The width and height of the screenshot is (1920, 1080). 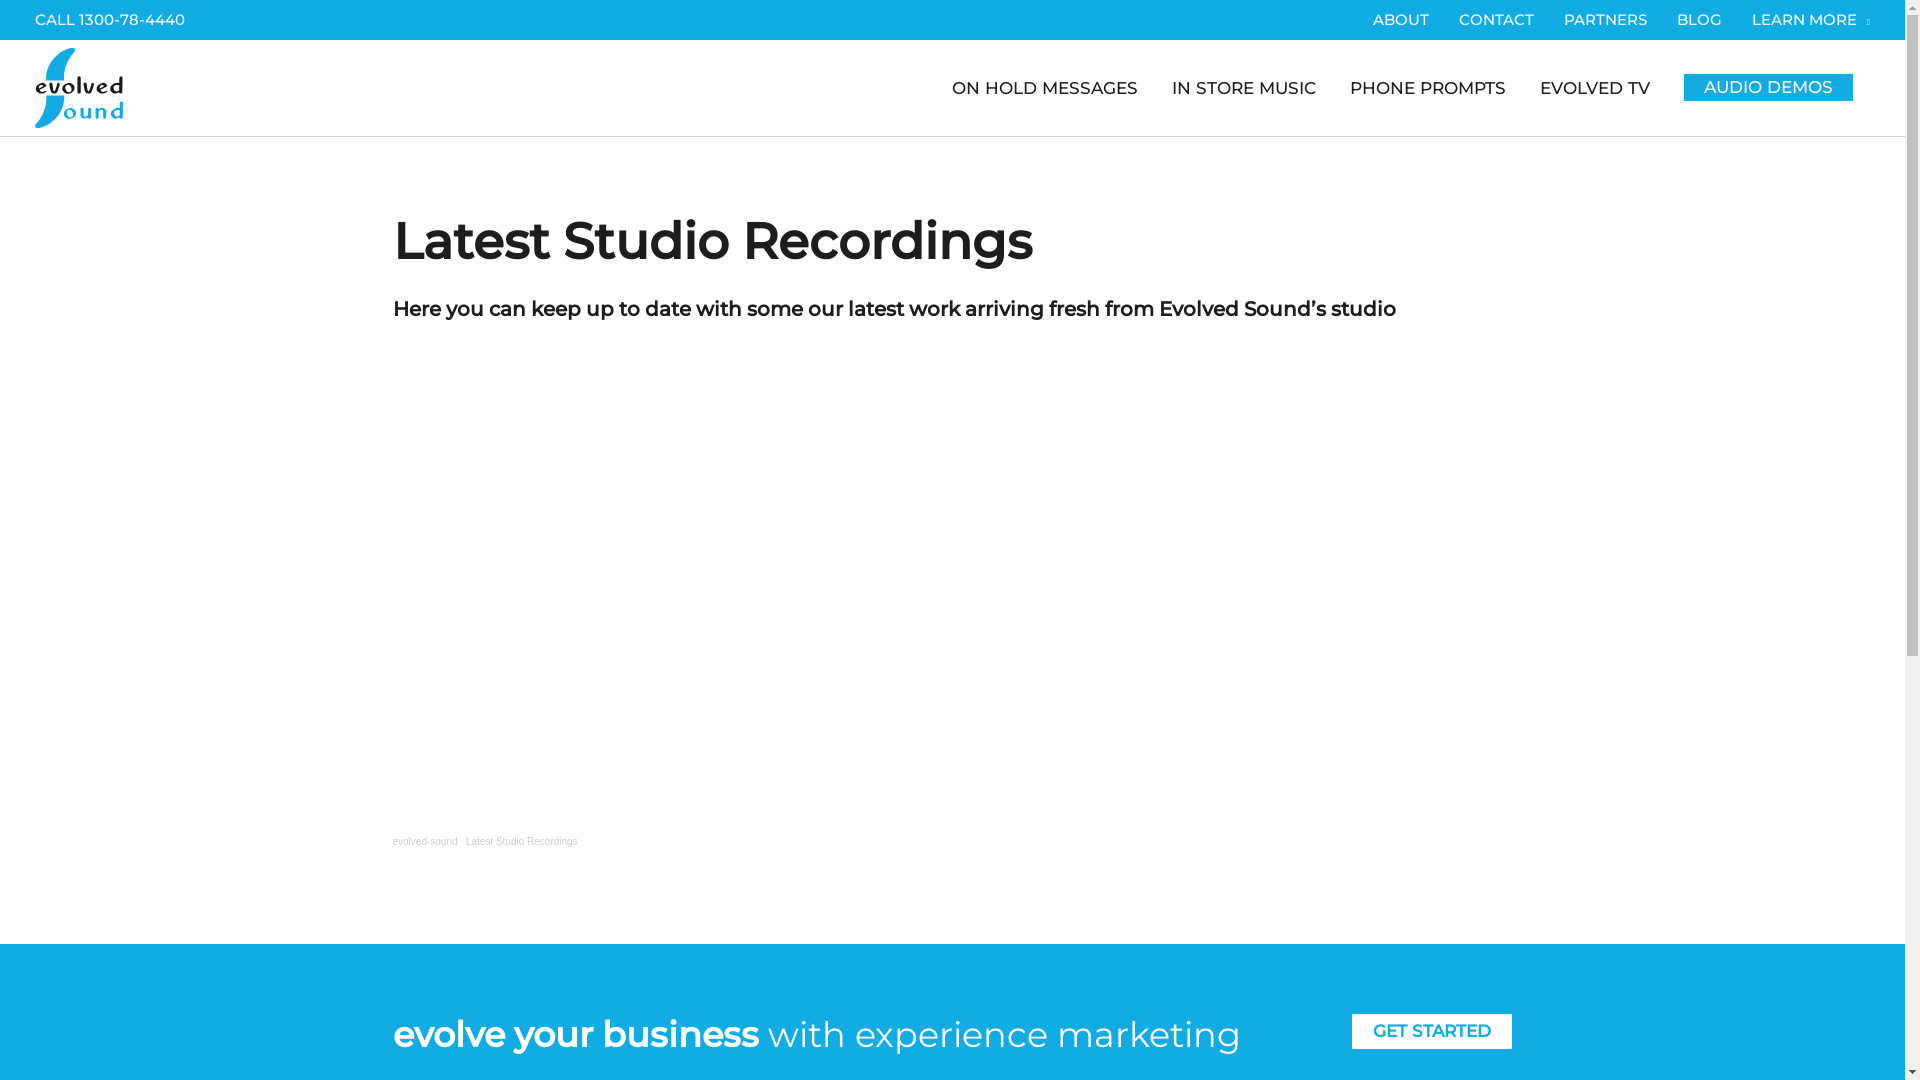 What do you see at coordinates (1698, 19) in the screenshot?
I see `'BLOG'` at bounding box center [1698, 19].